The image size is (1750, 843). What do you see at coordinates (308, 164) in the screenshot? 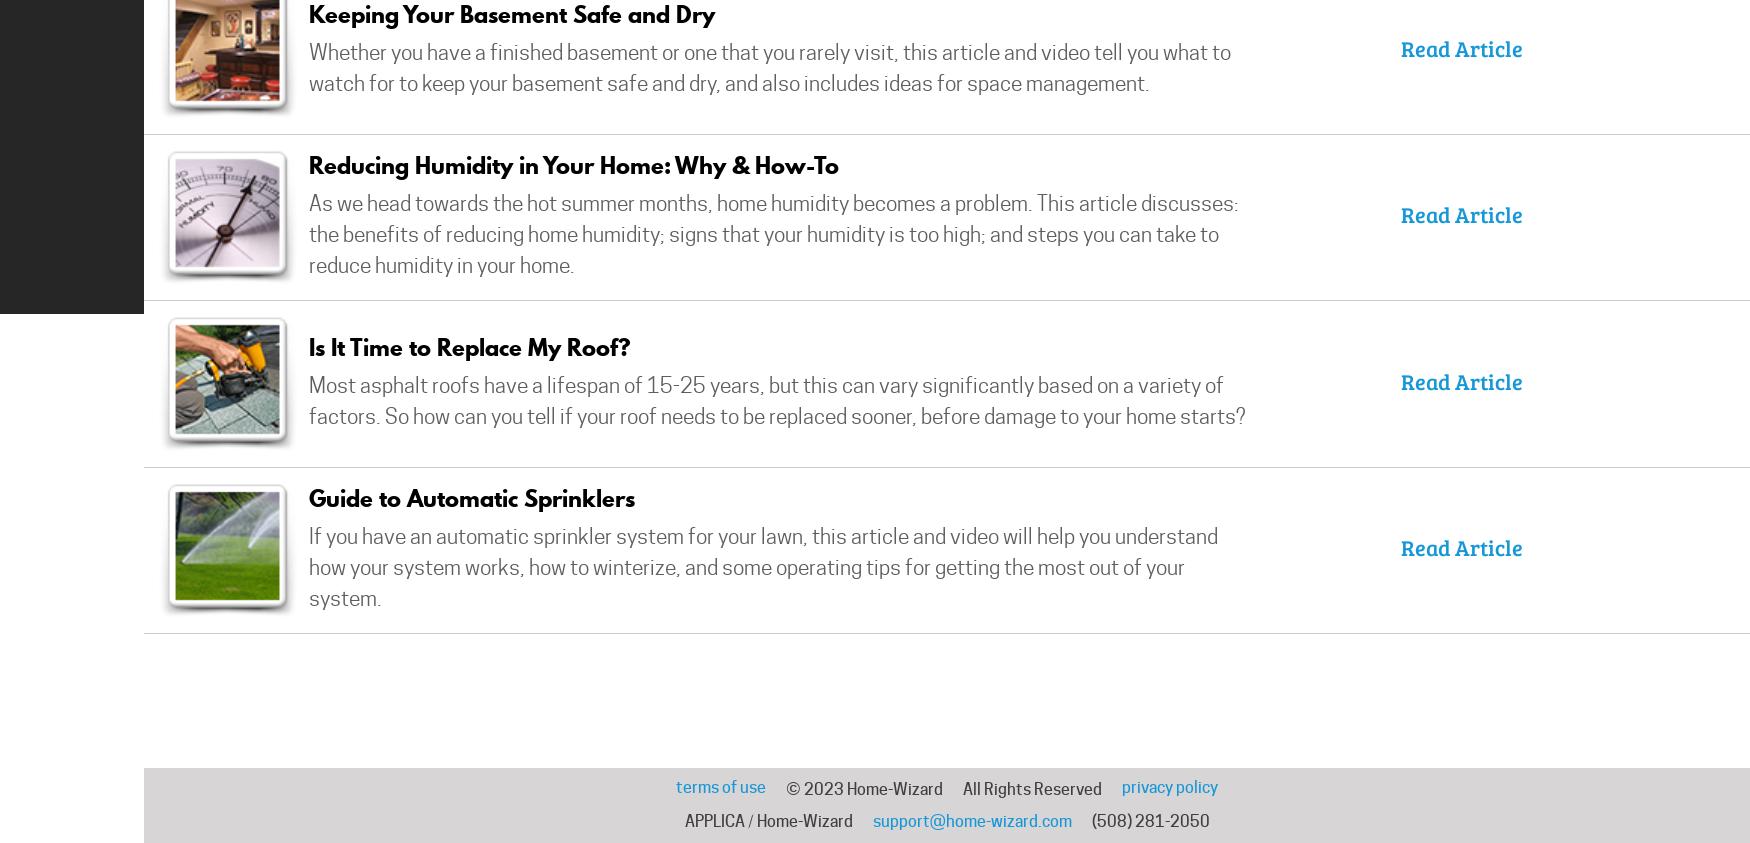
I see `'Reducing Humidity in Your Home: Why & How-To'` at bounding box center [308, 164].